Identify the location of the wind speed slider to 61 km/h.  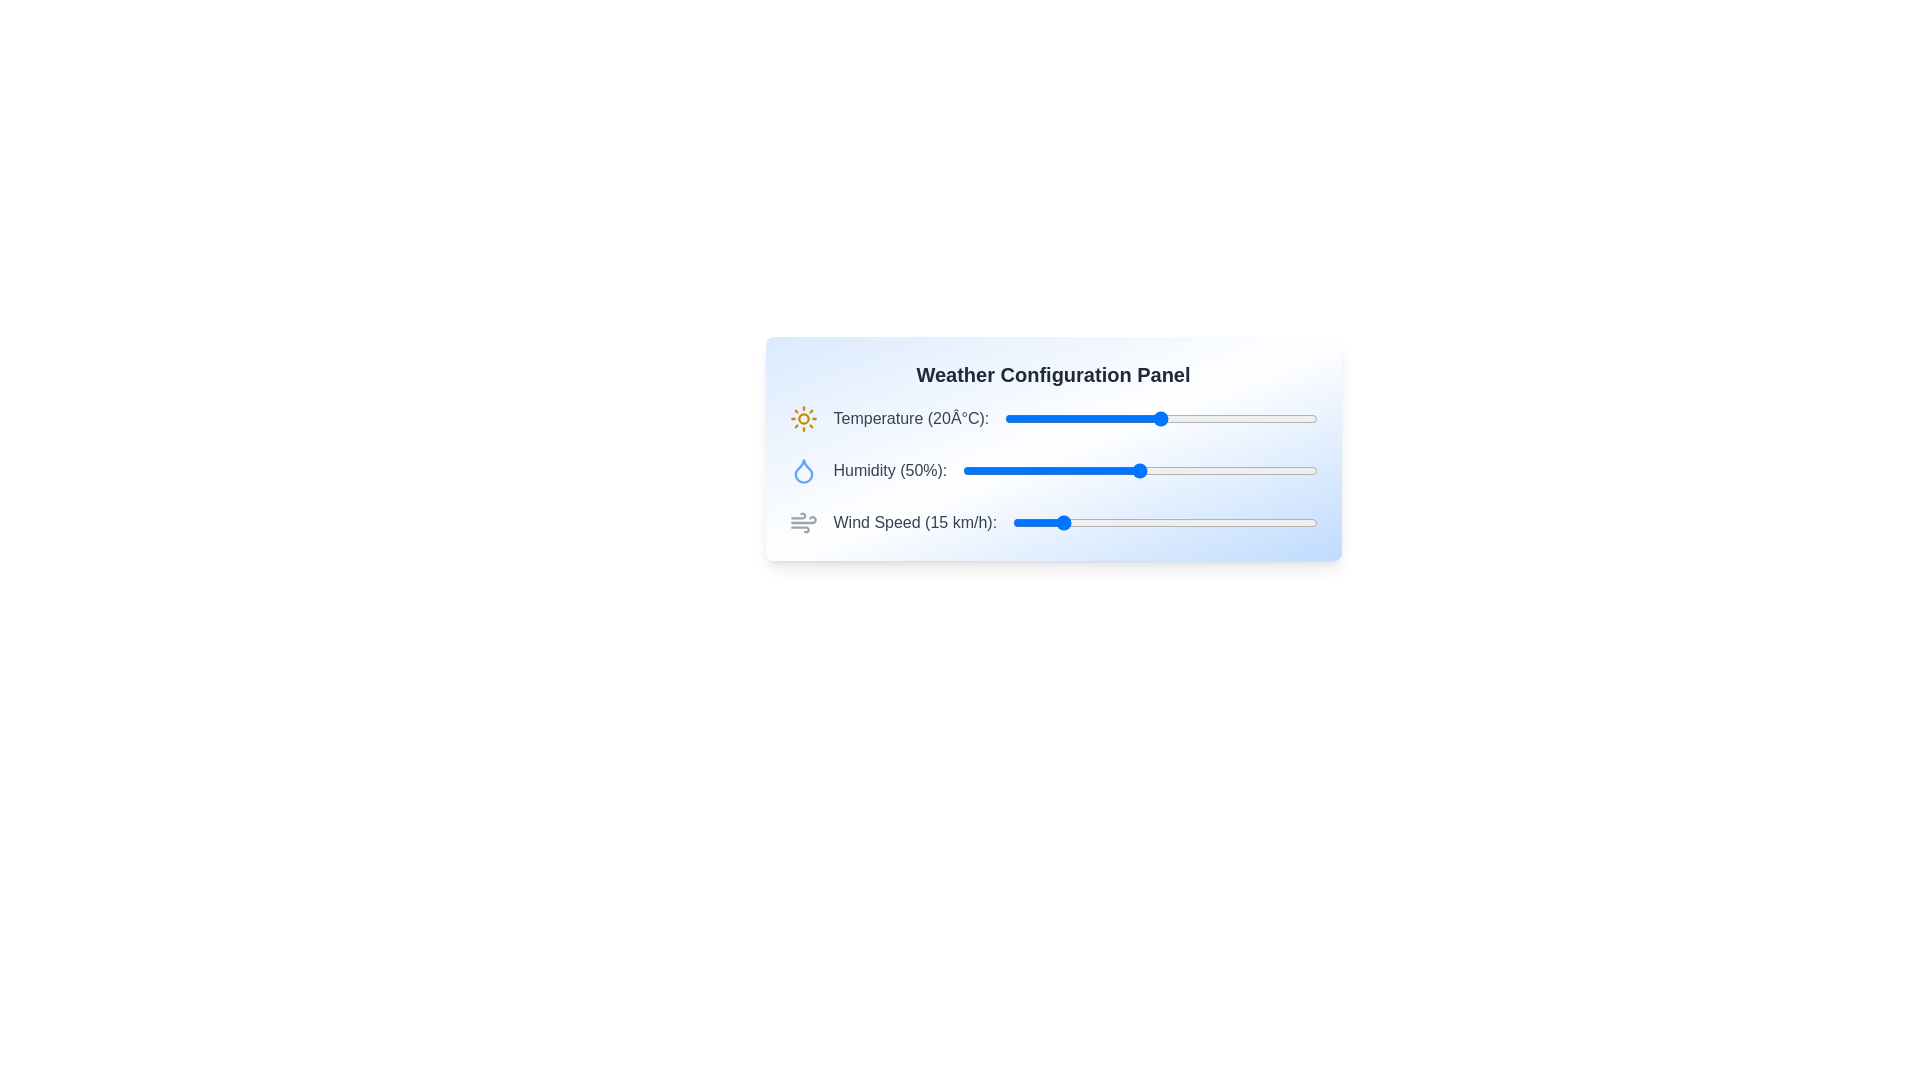
(1198, 522).